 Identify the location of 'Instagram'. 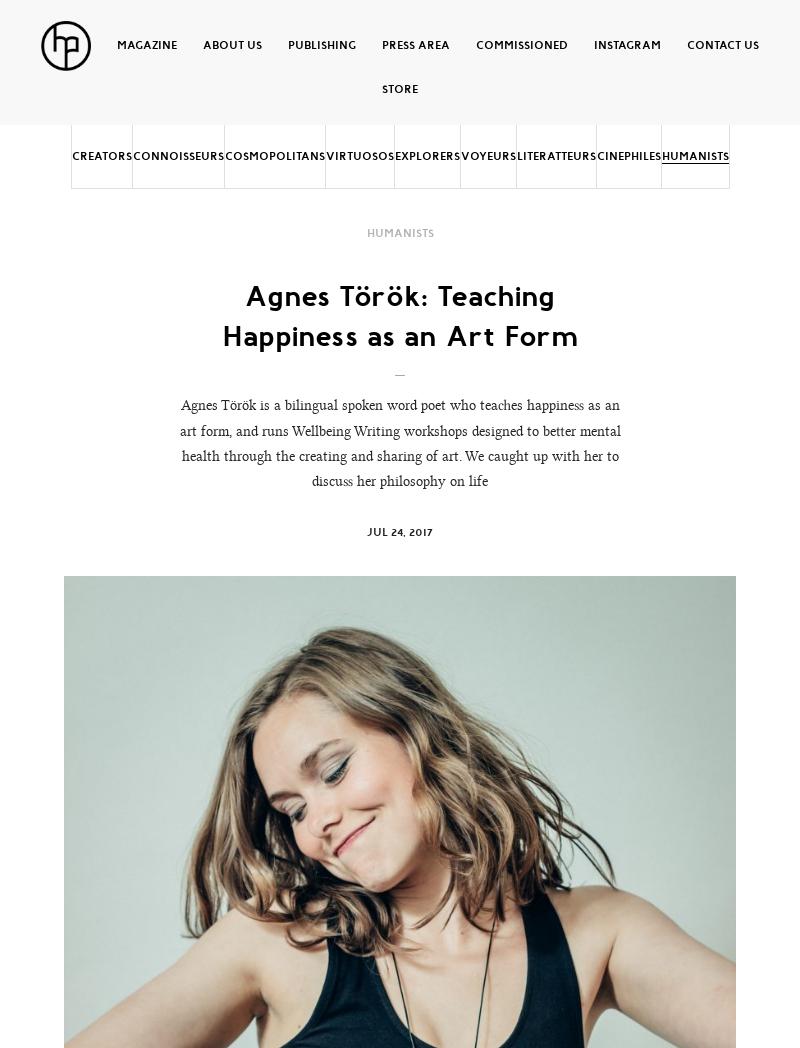
(627, 43).